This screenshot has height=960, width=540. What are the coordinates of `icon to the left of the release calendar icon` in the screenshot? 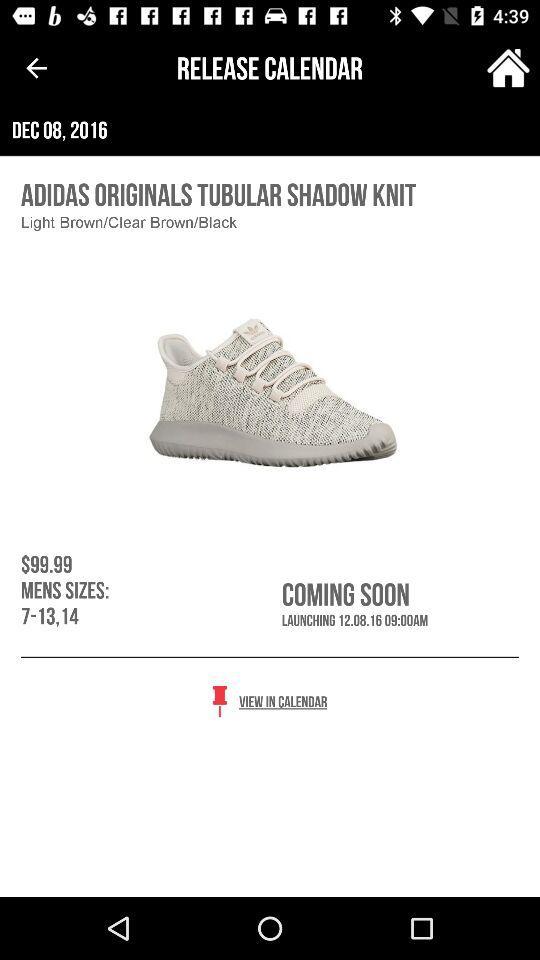 It's located at (36, 68).